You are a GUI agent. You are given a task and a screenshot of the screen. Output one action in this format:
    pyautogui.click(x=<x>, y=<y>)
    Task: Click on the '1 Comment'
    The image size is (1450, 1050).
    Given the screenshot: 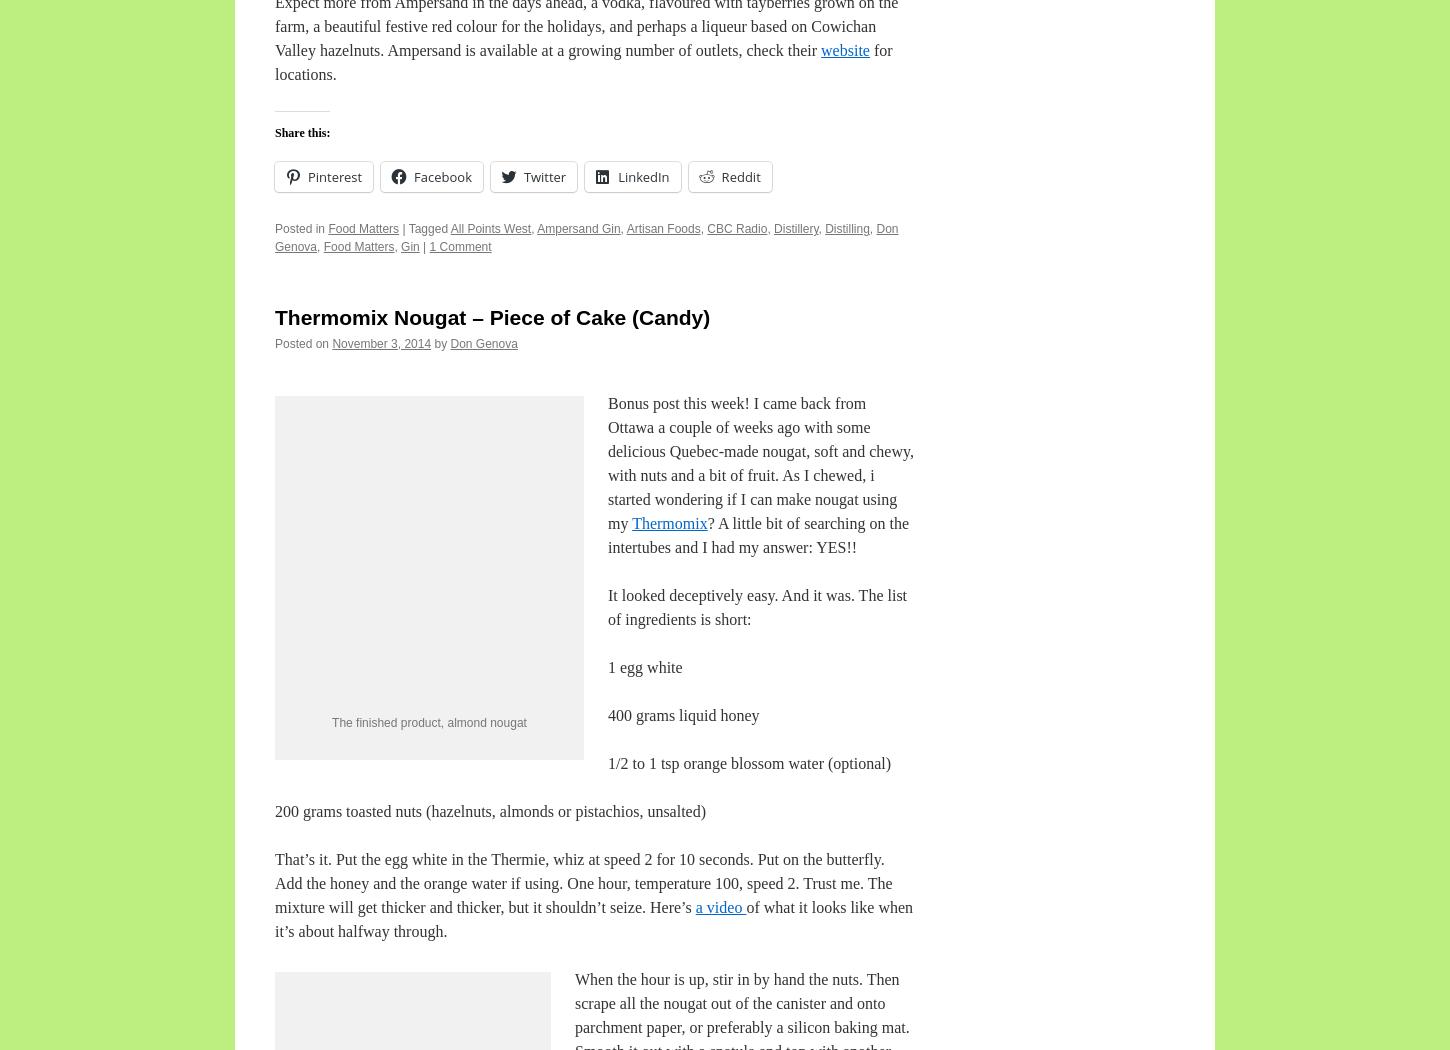 What is the action you would take?
    pyautogui.click(x=458, y=246)
    